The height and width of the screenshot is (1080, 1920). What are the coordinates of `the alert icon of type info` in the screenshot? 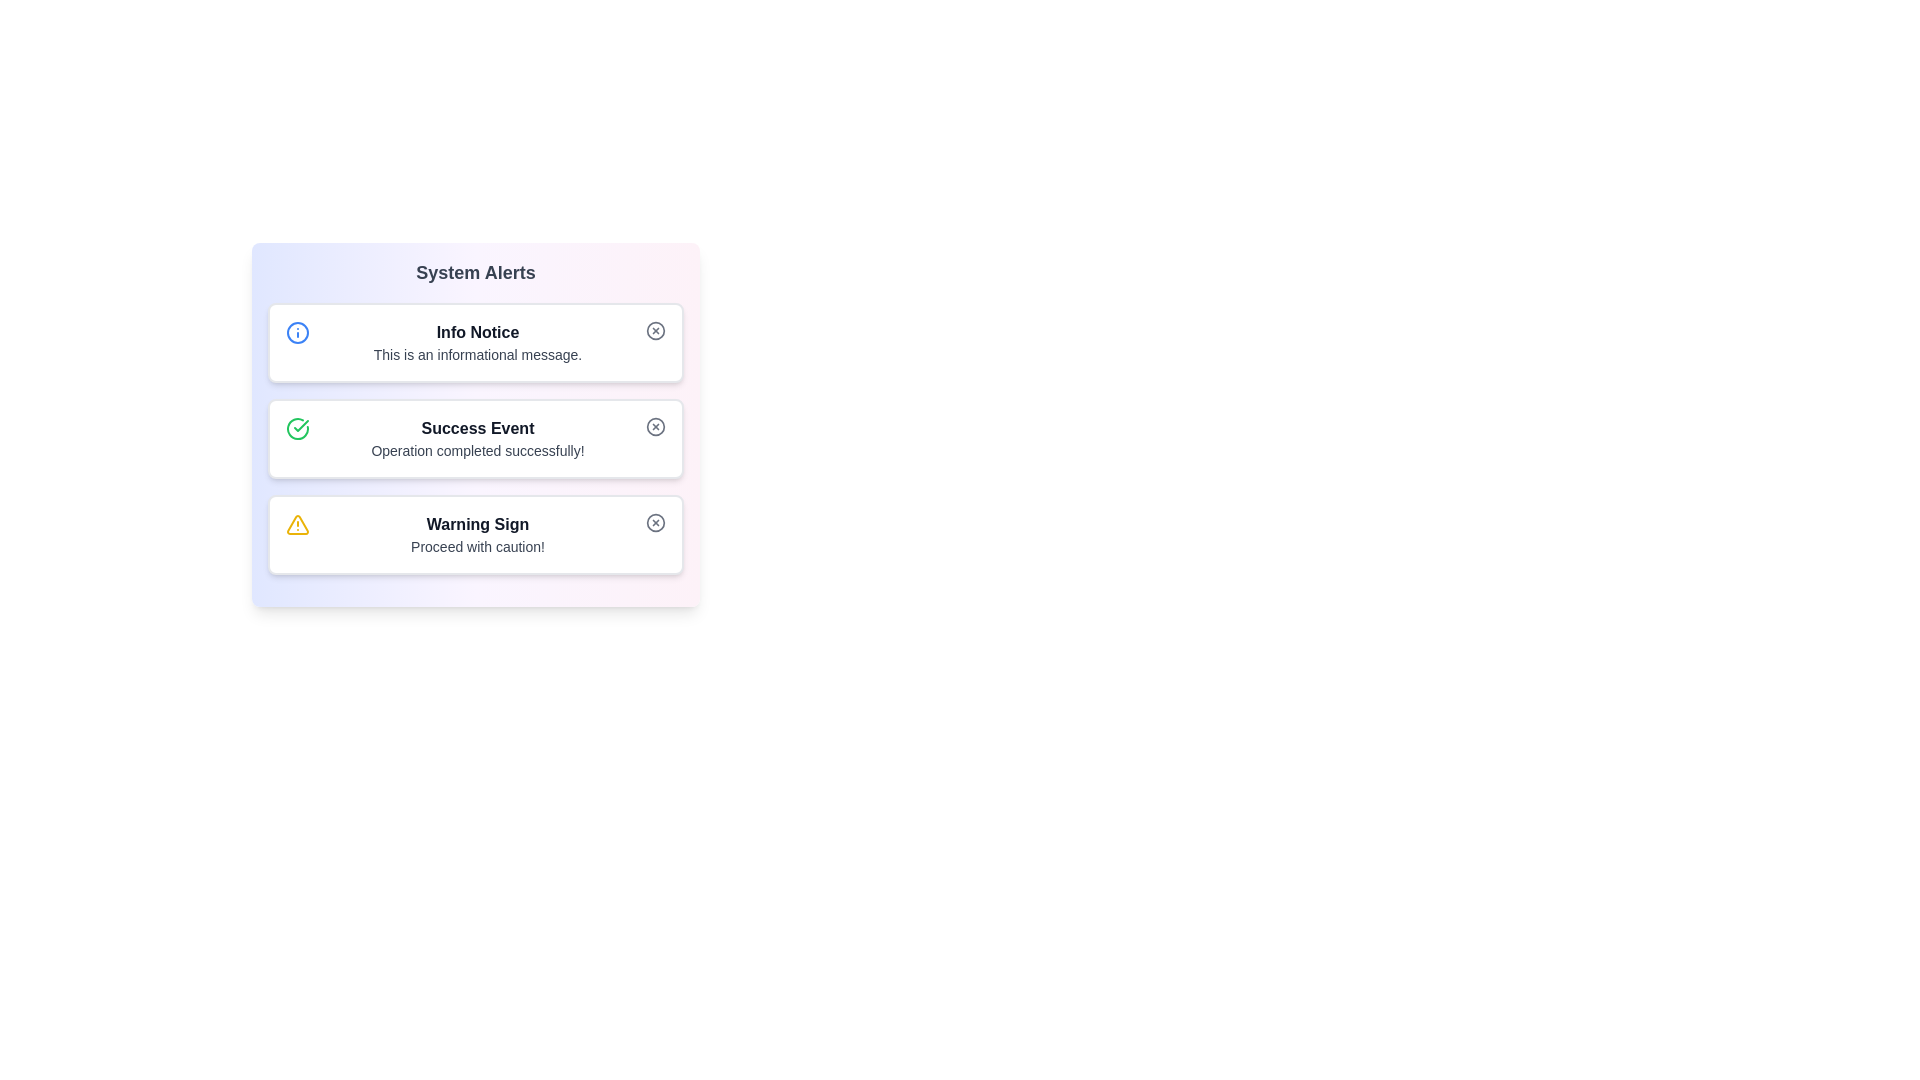 It's located at (296, 331).